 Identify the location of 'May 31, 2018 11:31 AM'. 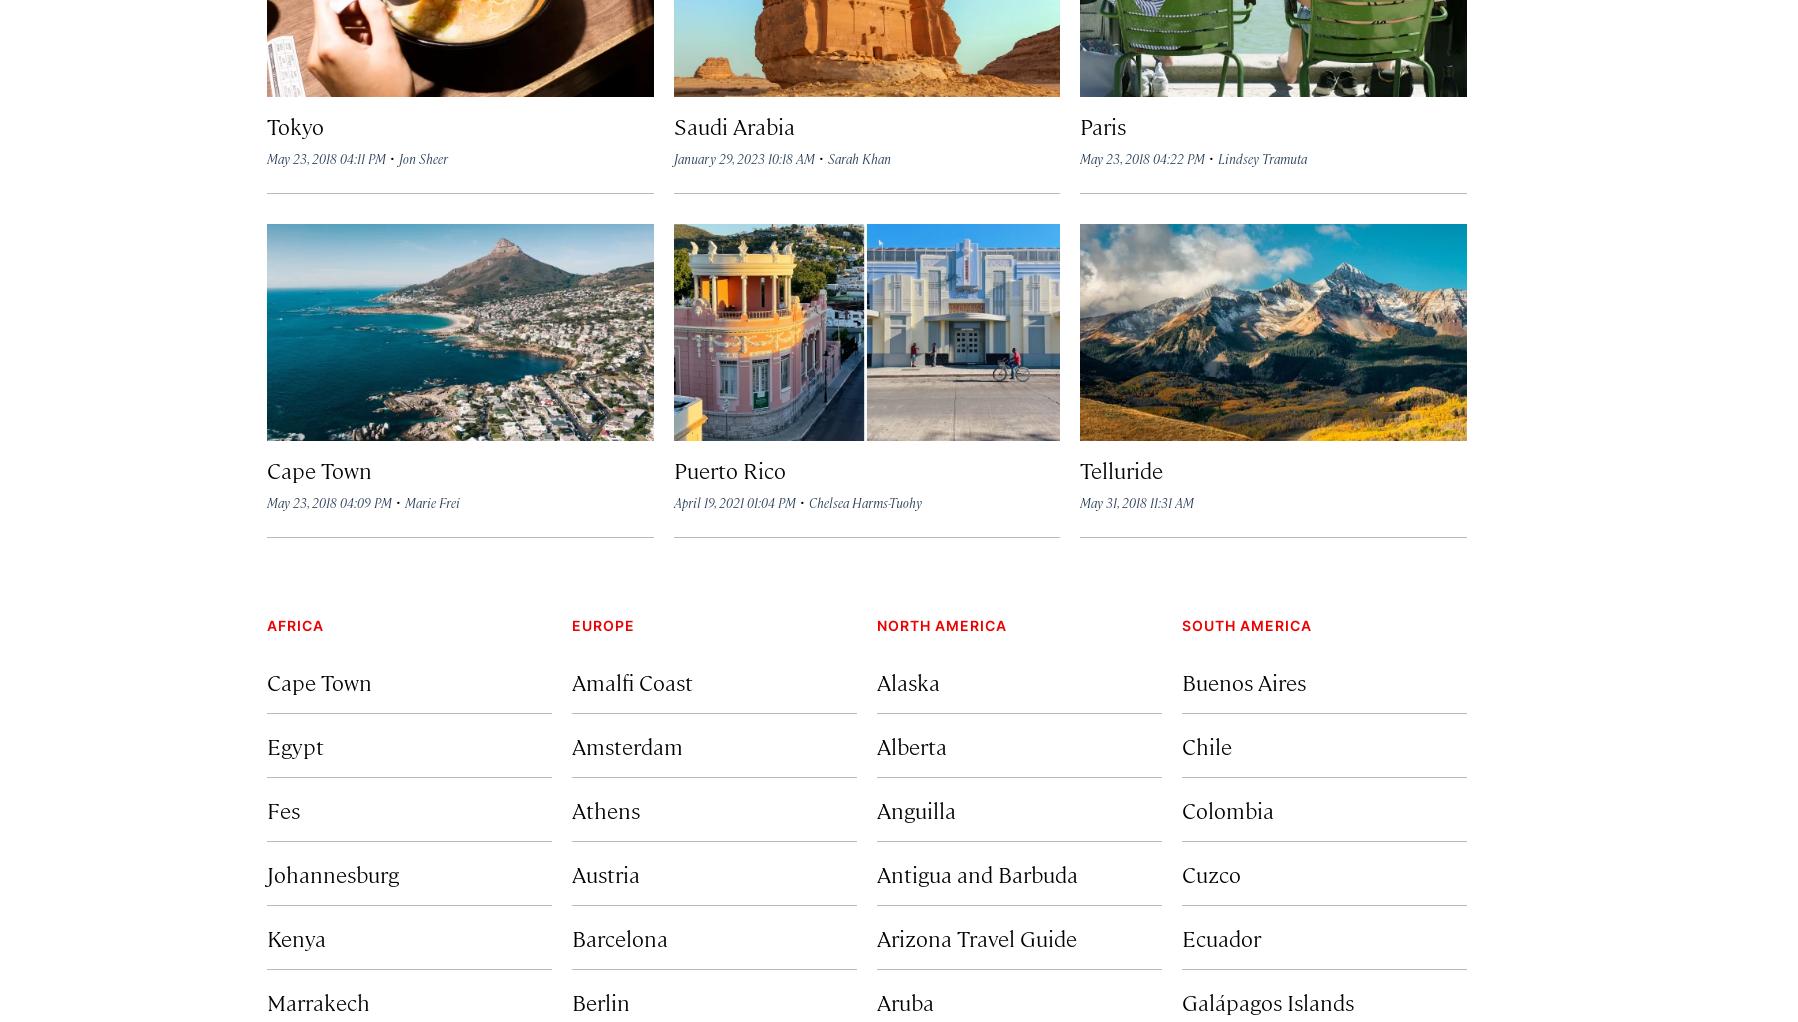
(1080, 501).